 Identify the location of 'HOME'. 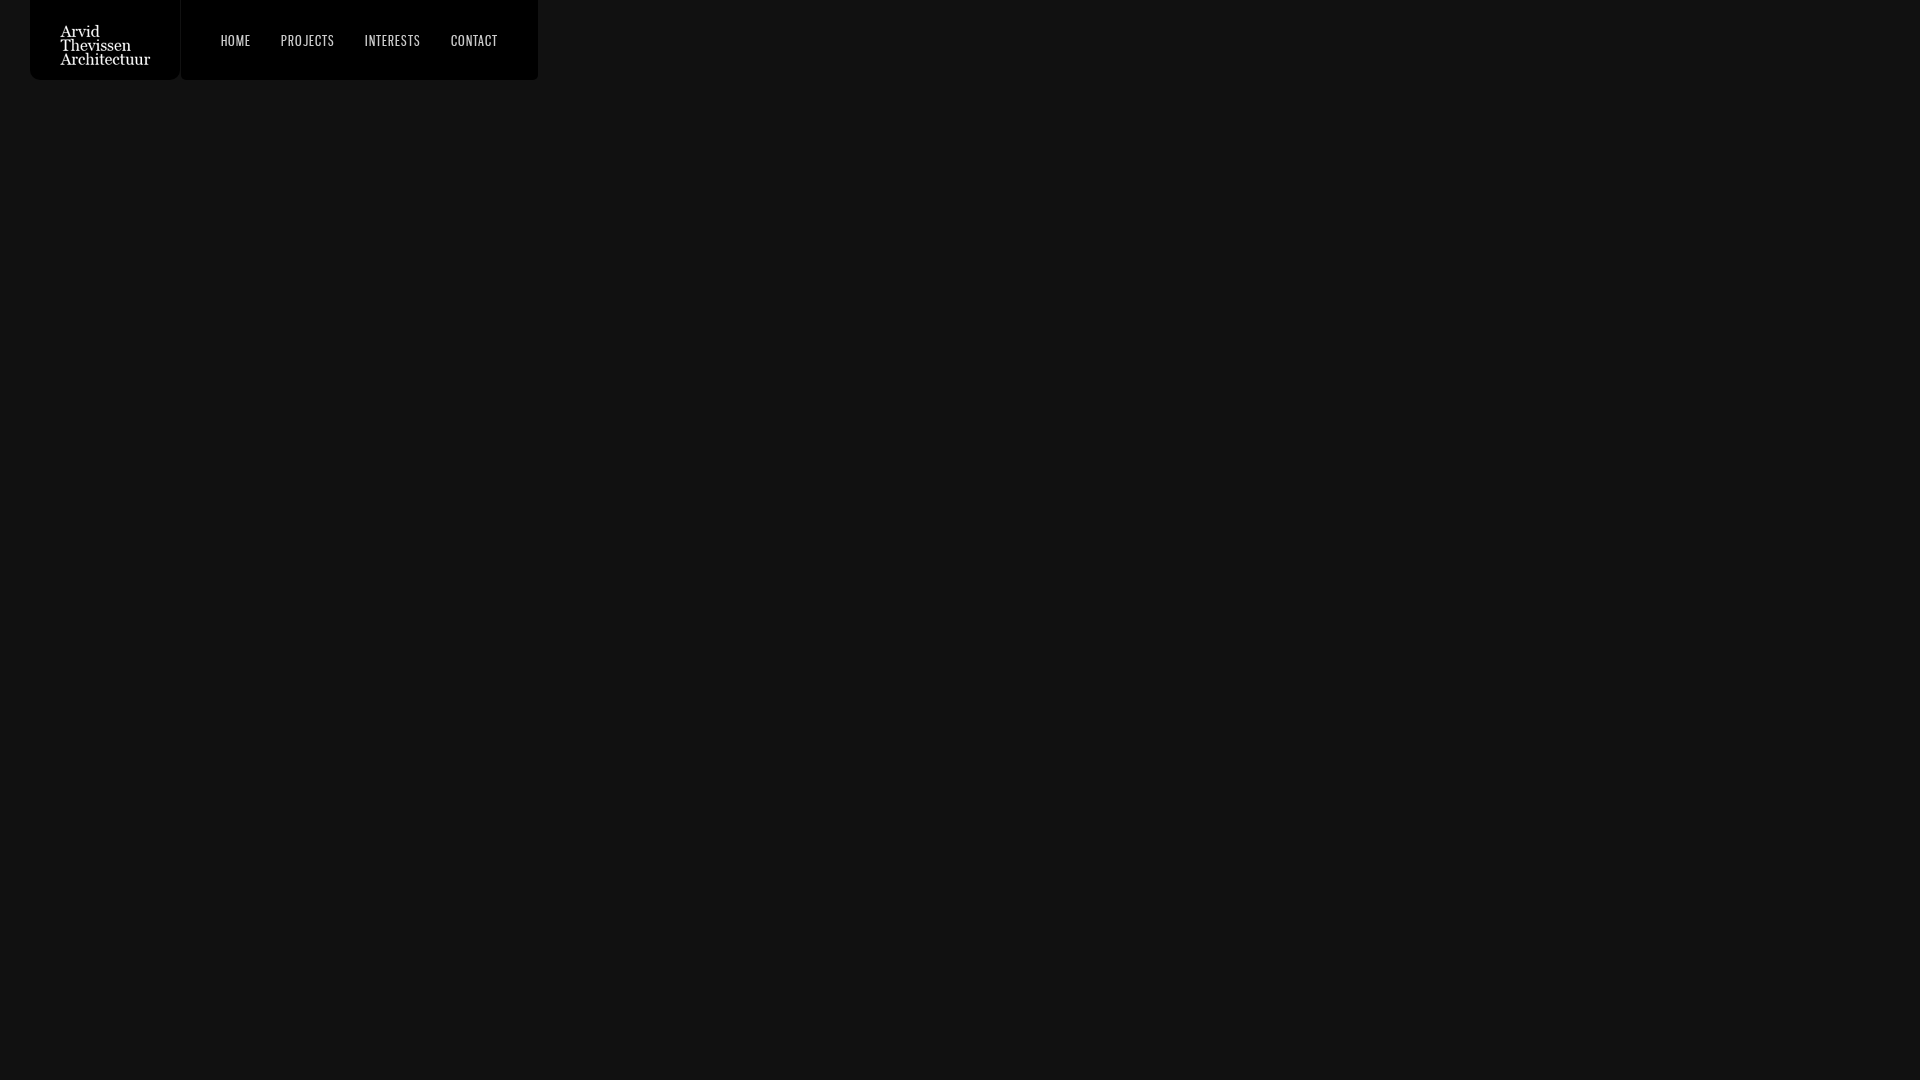
(235, 38).